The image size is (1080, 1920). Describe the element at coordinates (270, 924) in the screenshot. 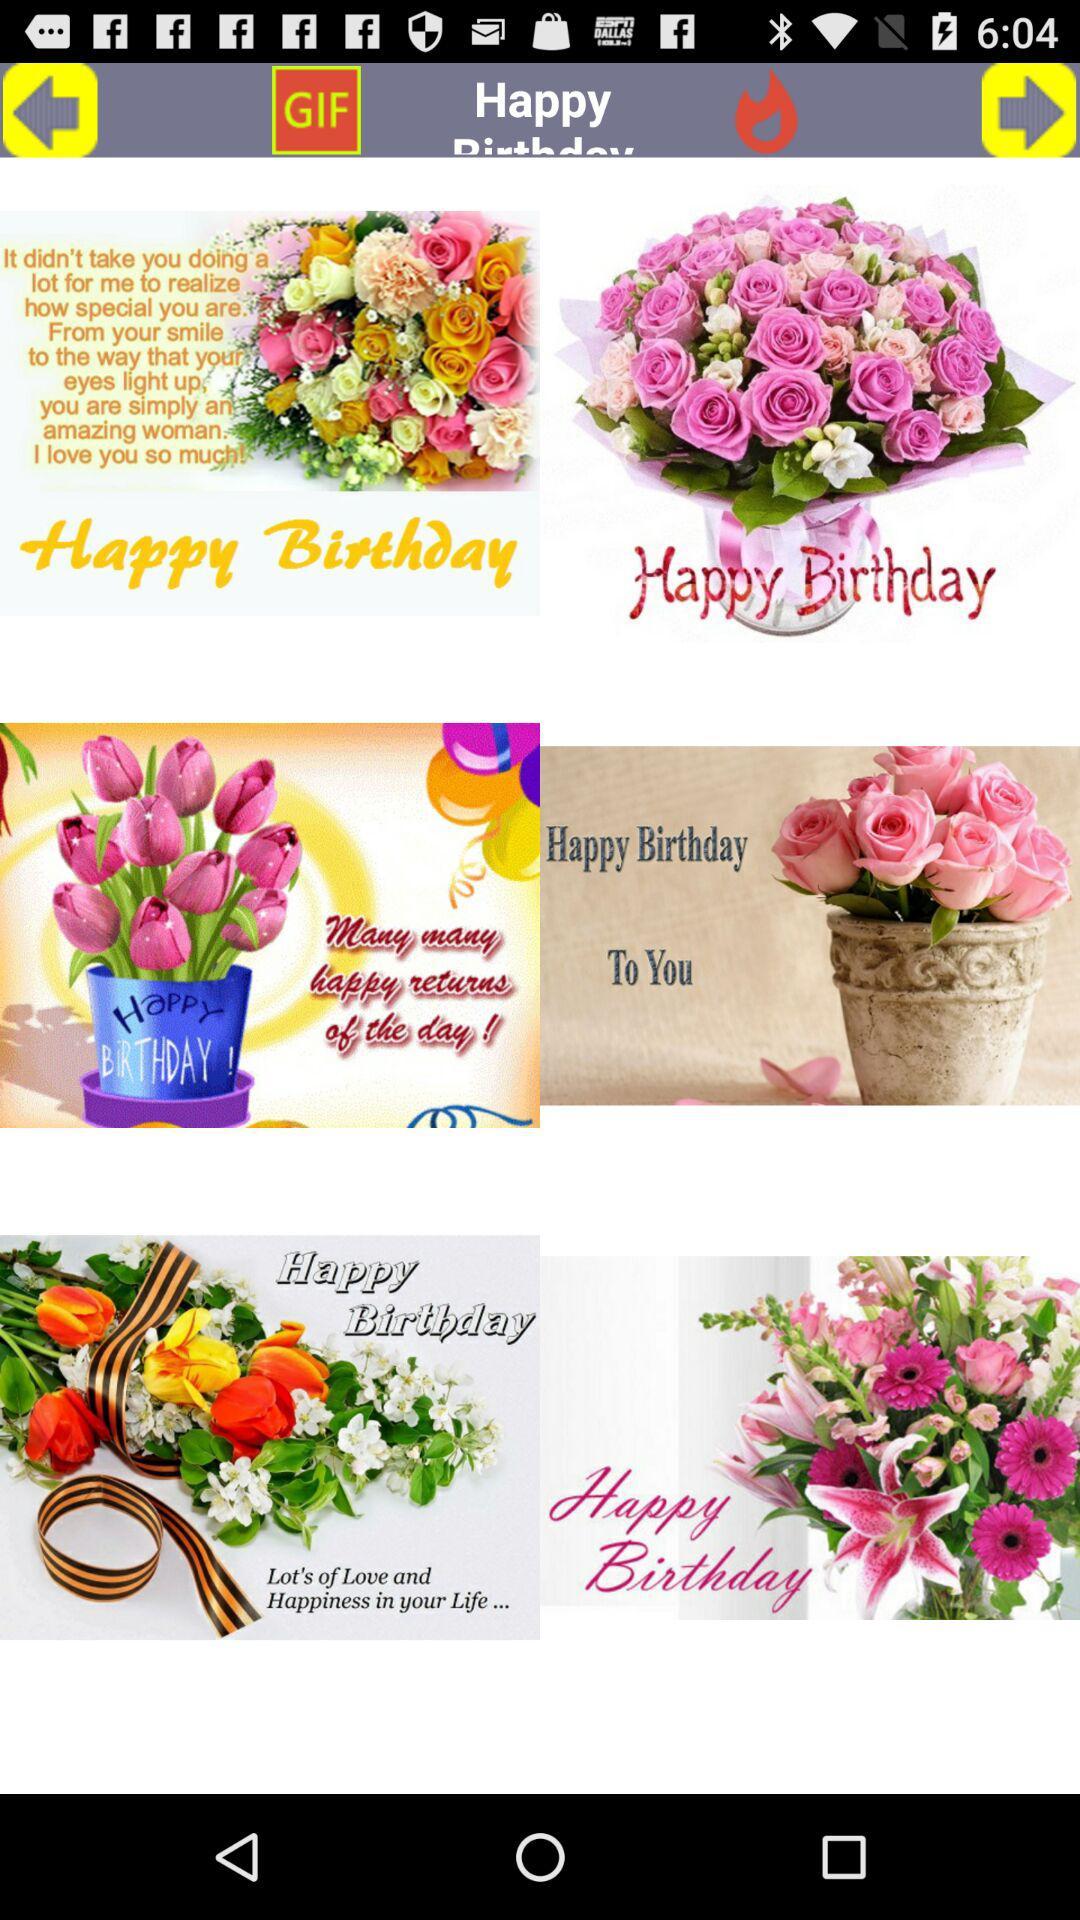

I see `choose flowers` at that location.